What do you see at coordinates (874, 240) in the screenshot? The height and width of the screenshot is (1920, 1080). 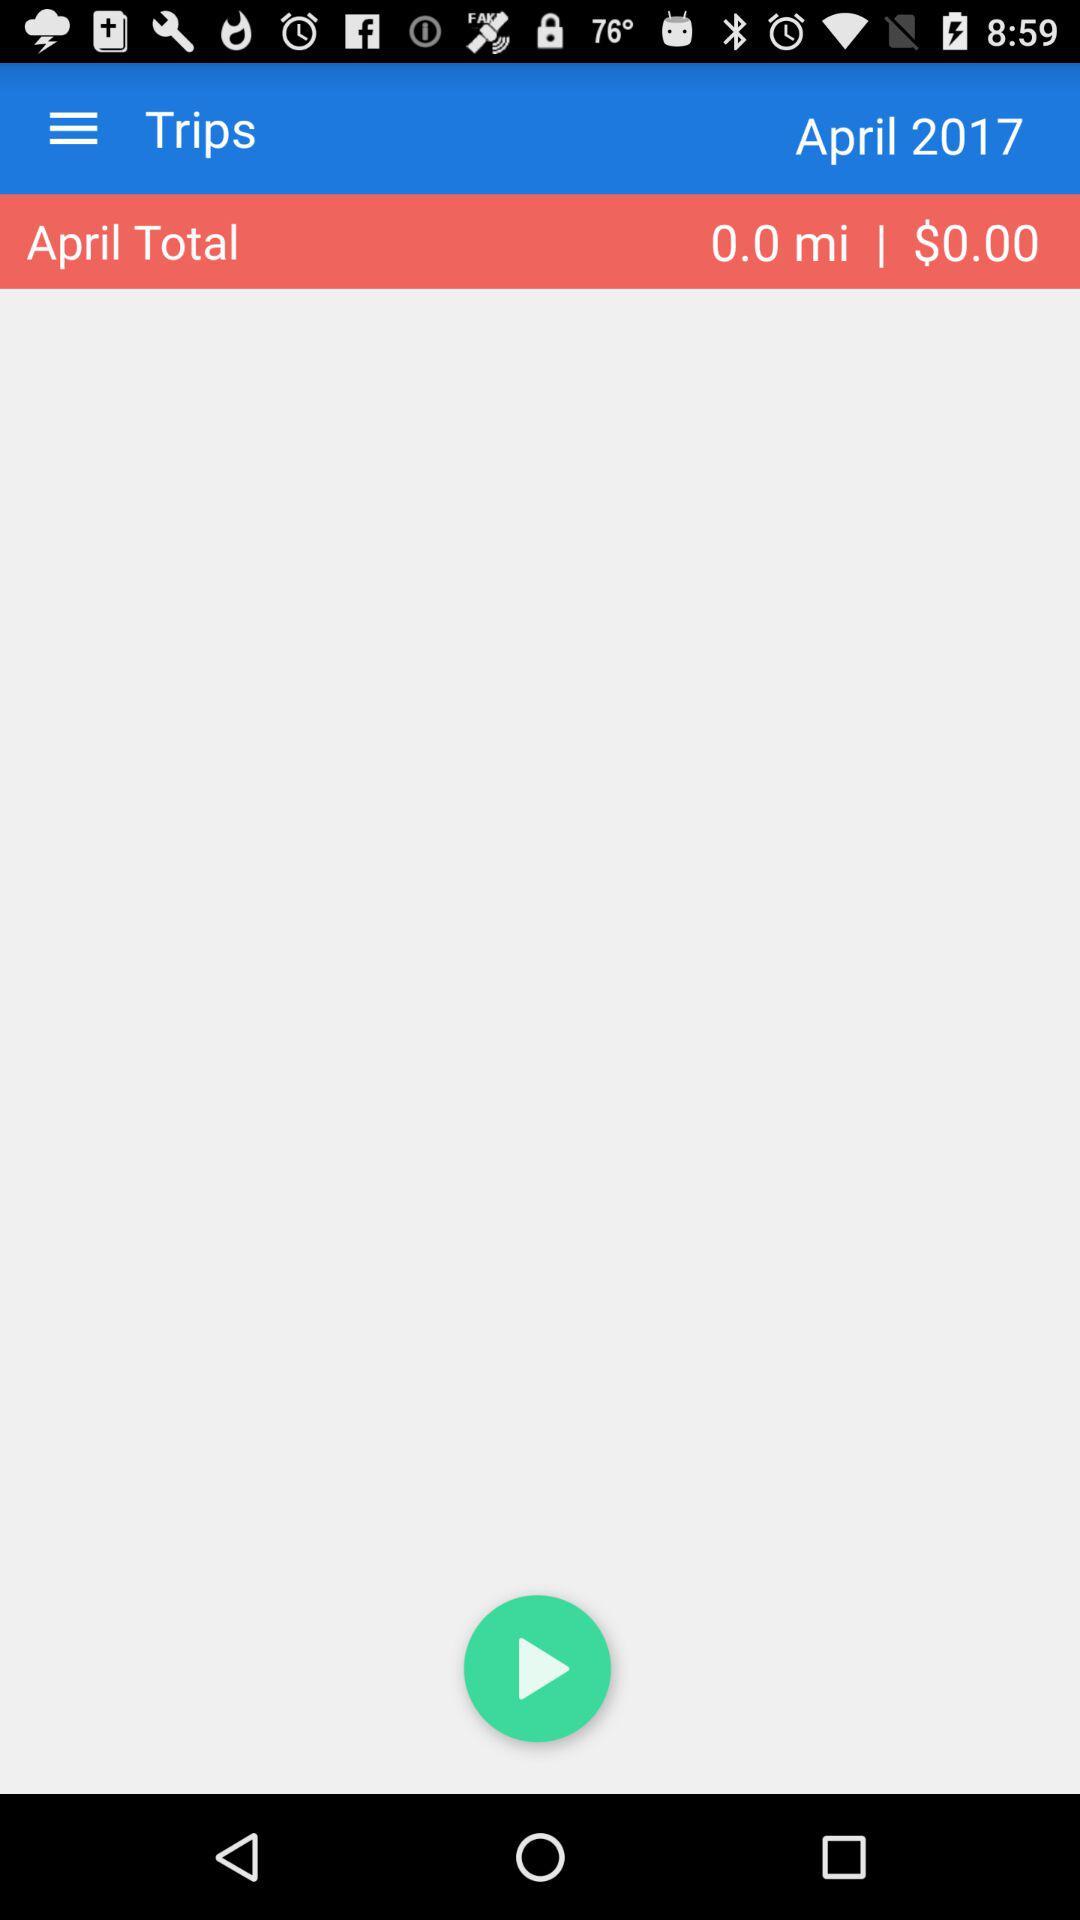 I see `app next to the april total icon` at bounding box center [874, 240].